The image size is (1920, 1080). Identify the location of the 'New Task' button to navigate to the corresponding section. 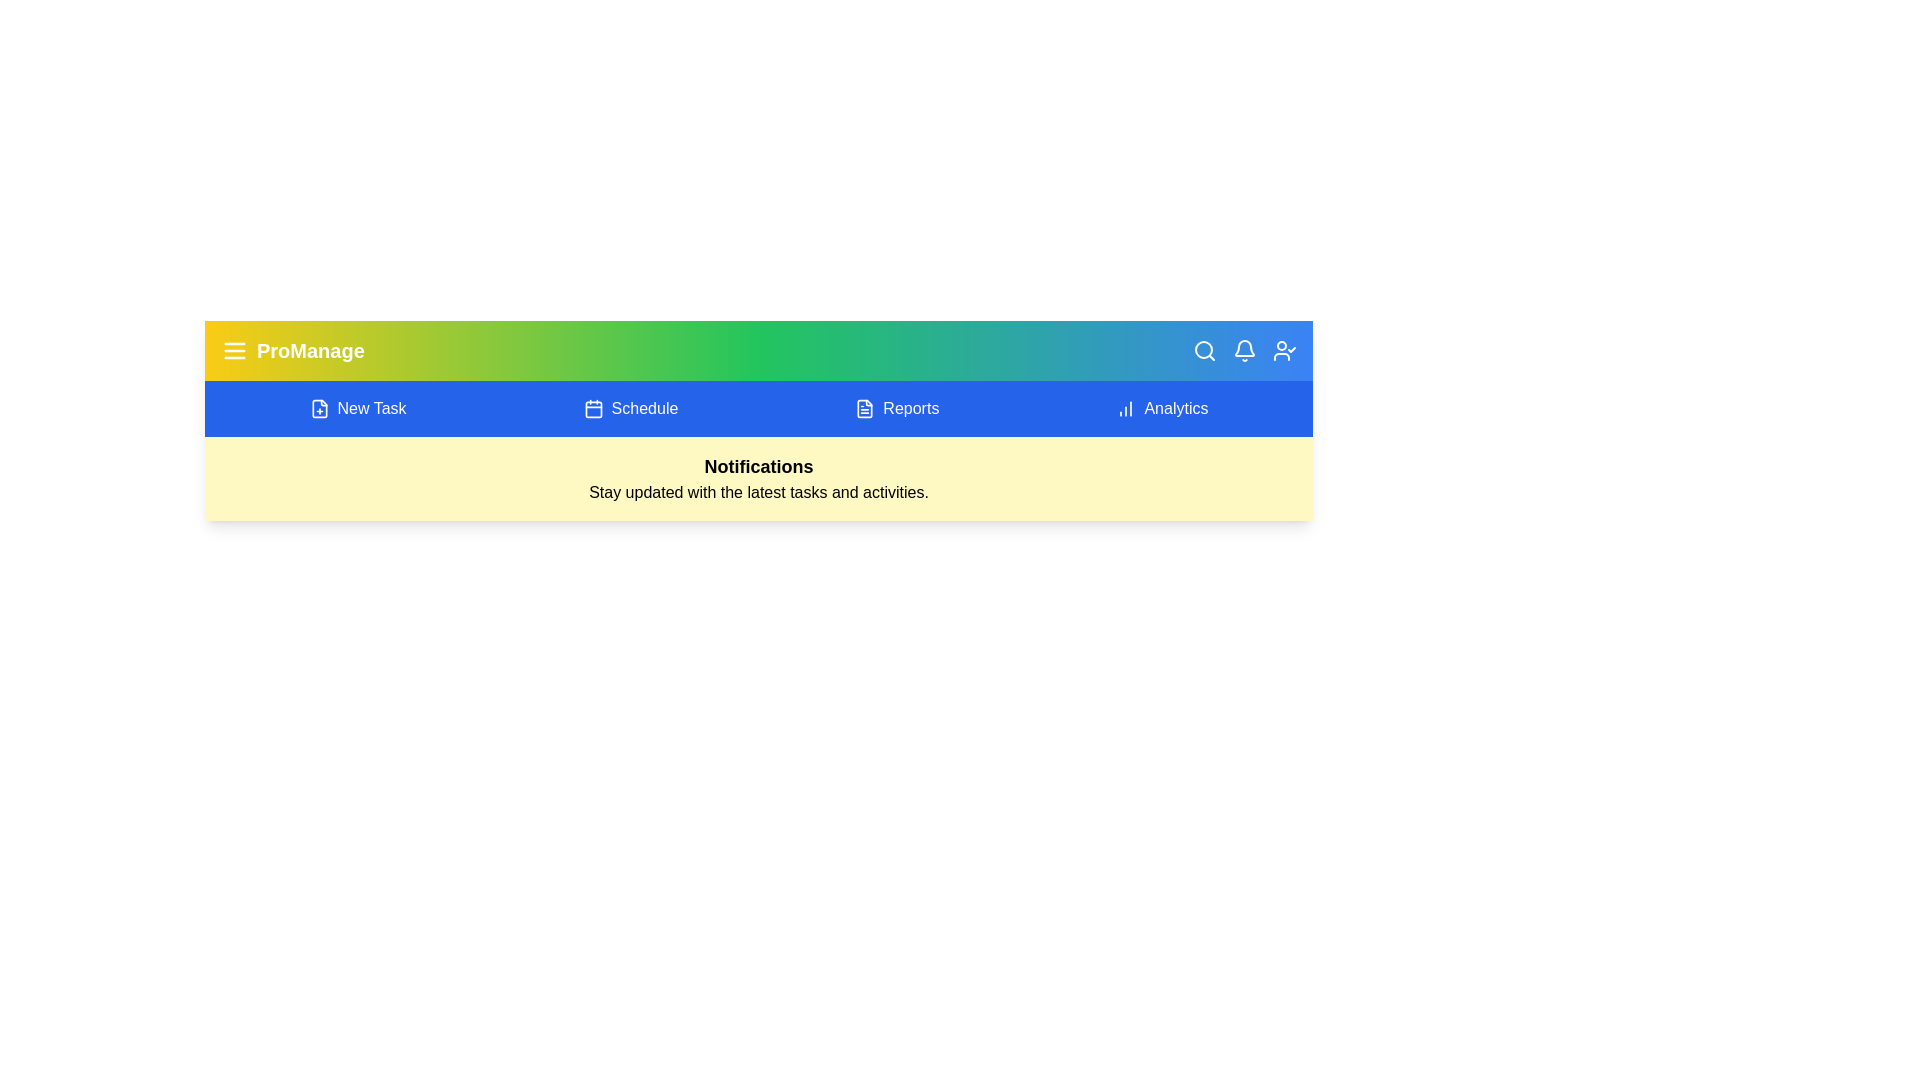
(358, 407).